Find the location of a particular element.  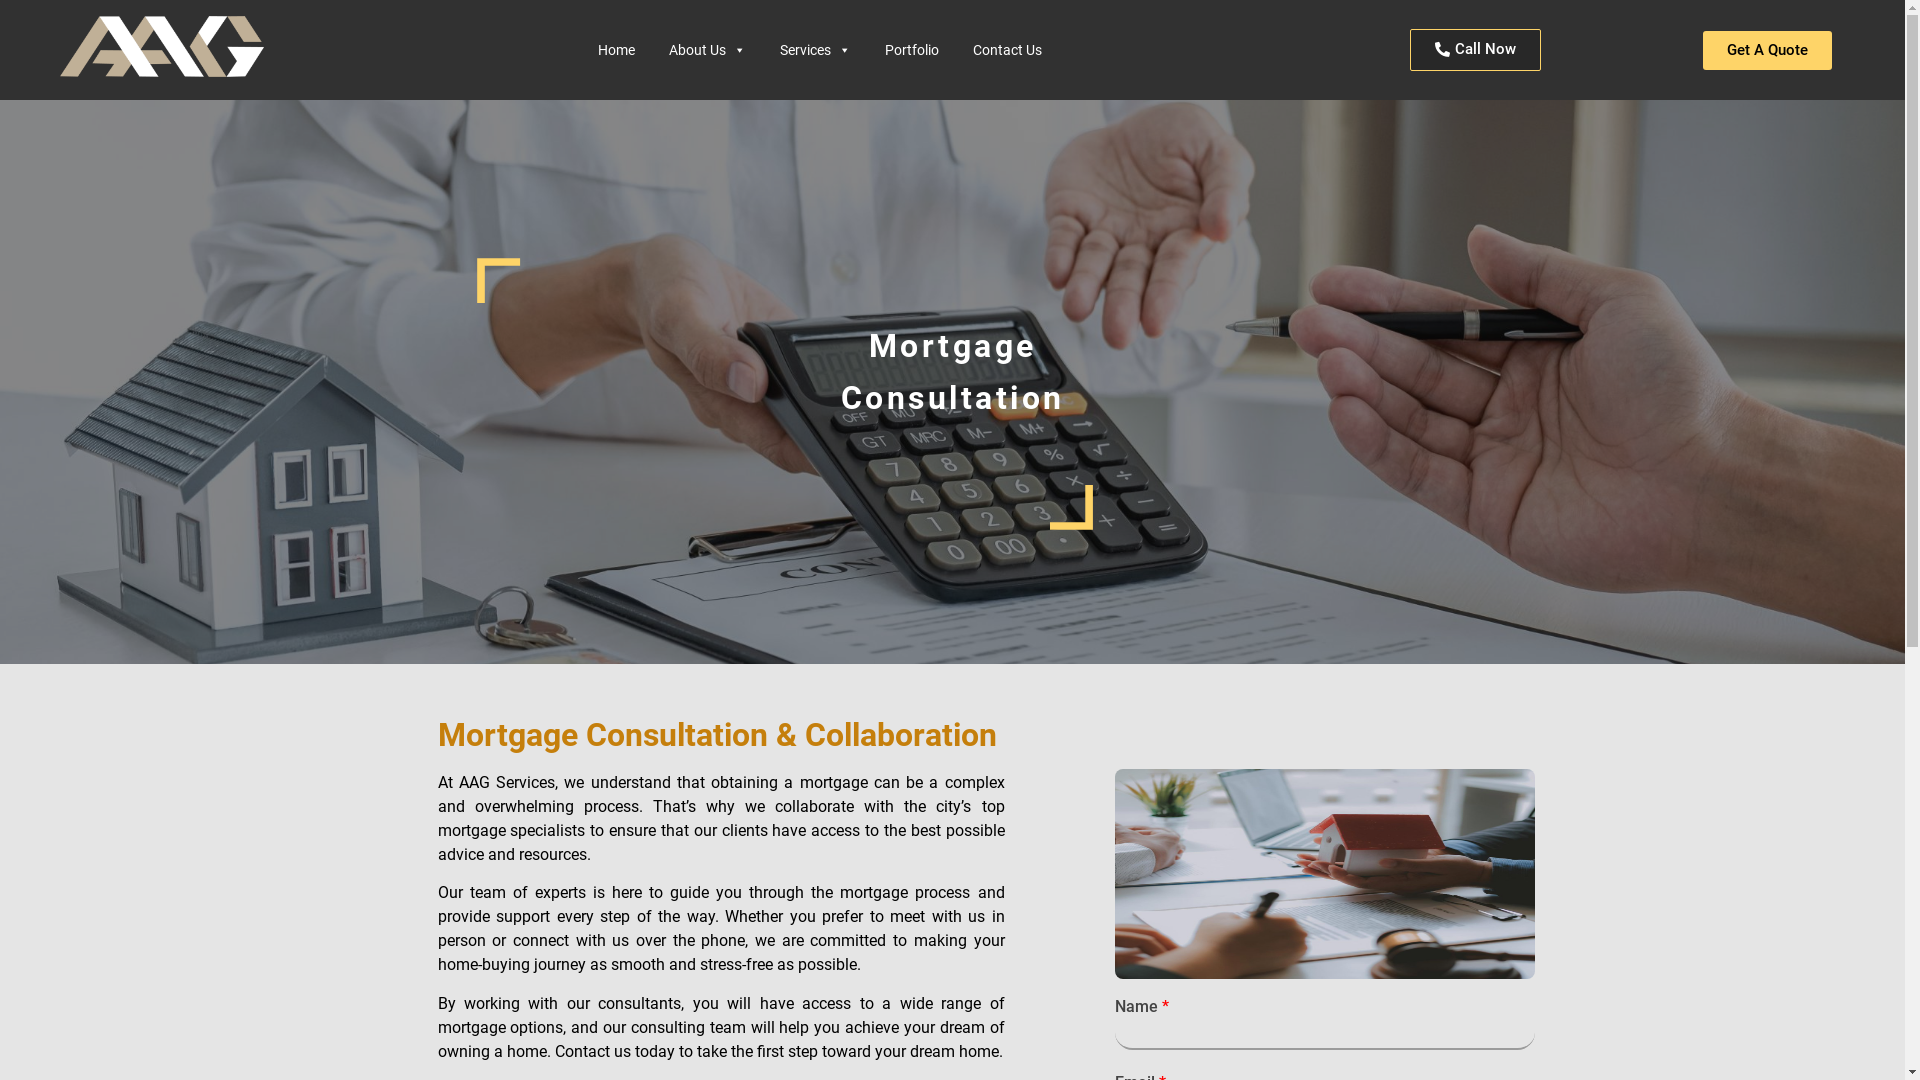

'About Us' is located at coordinates (707, 49).